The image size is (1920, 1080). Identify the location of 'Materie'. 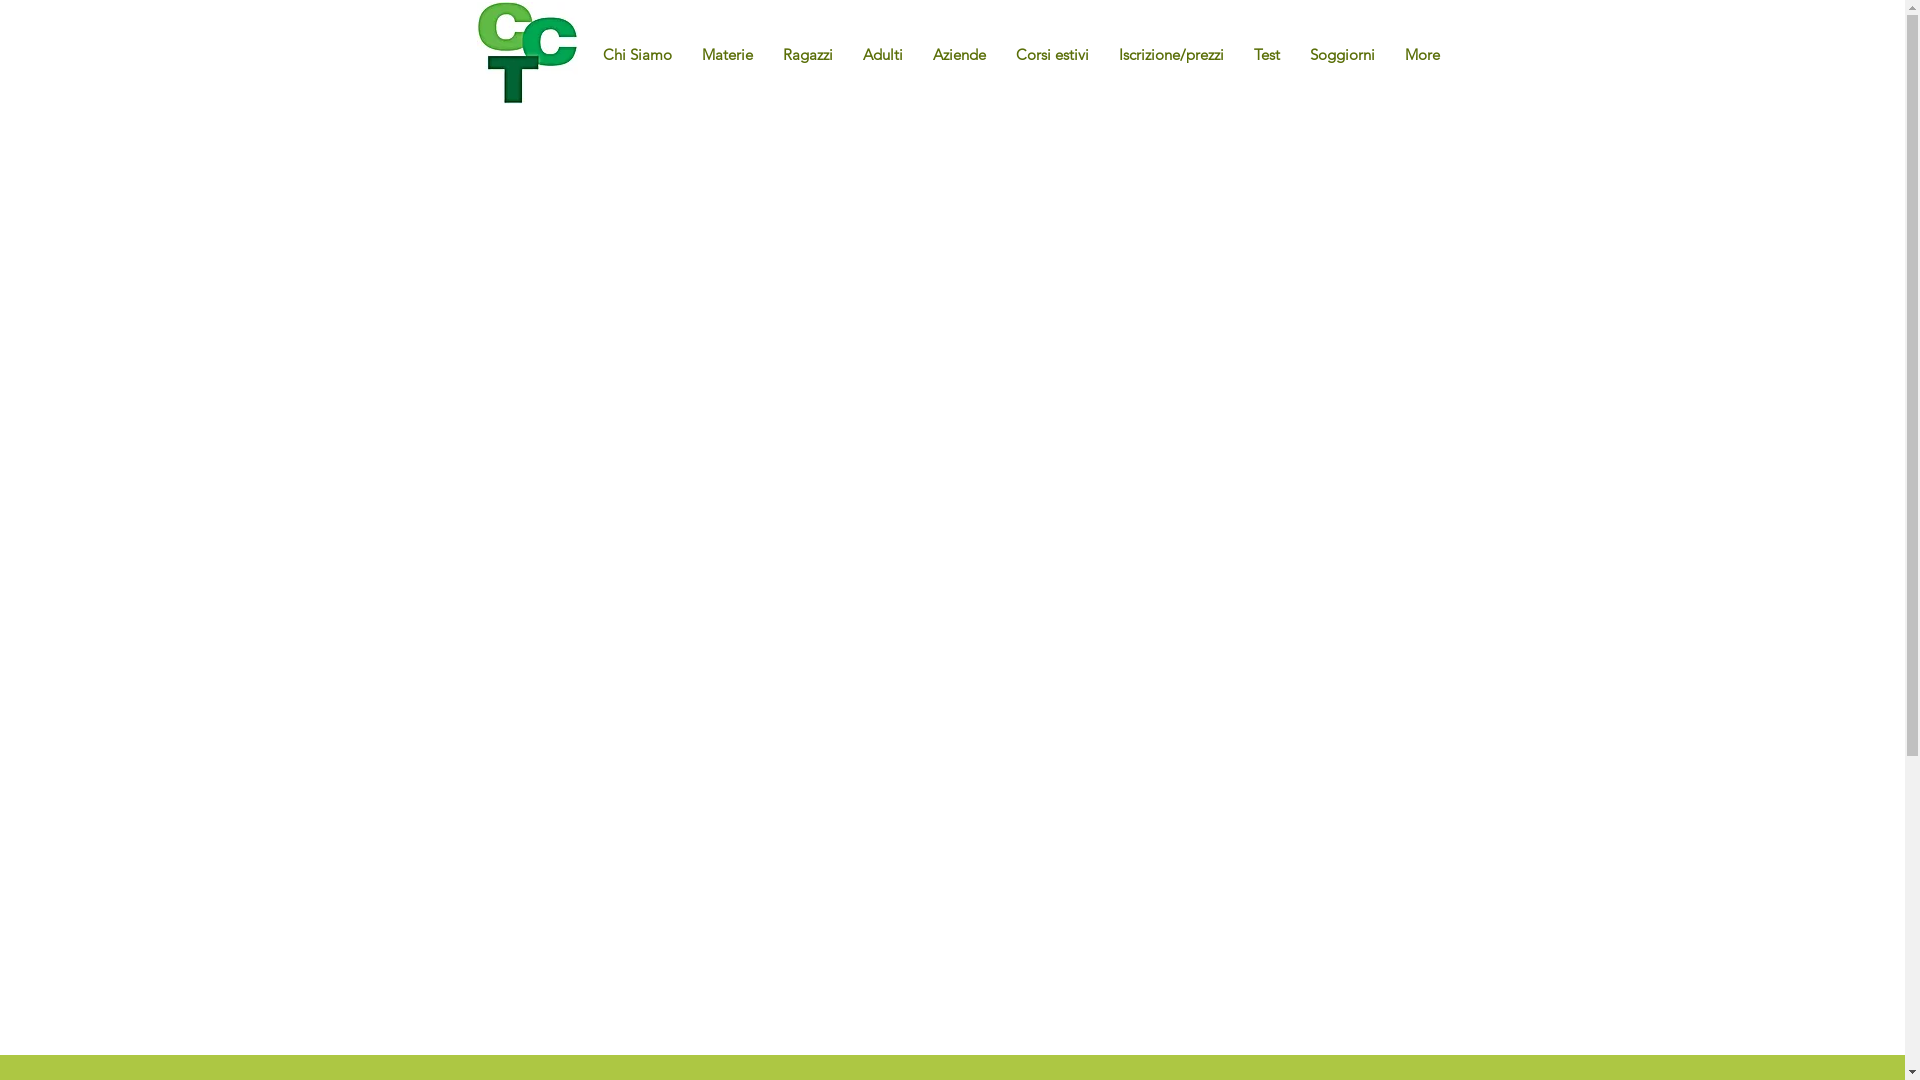
(725, 53).